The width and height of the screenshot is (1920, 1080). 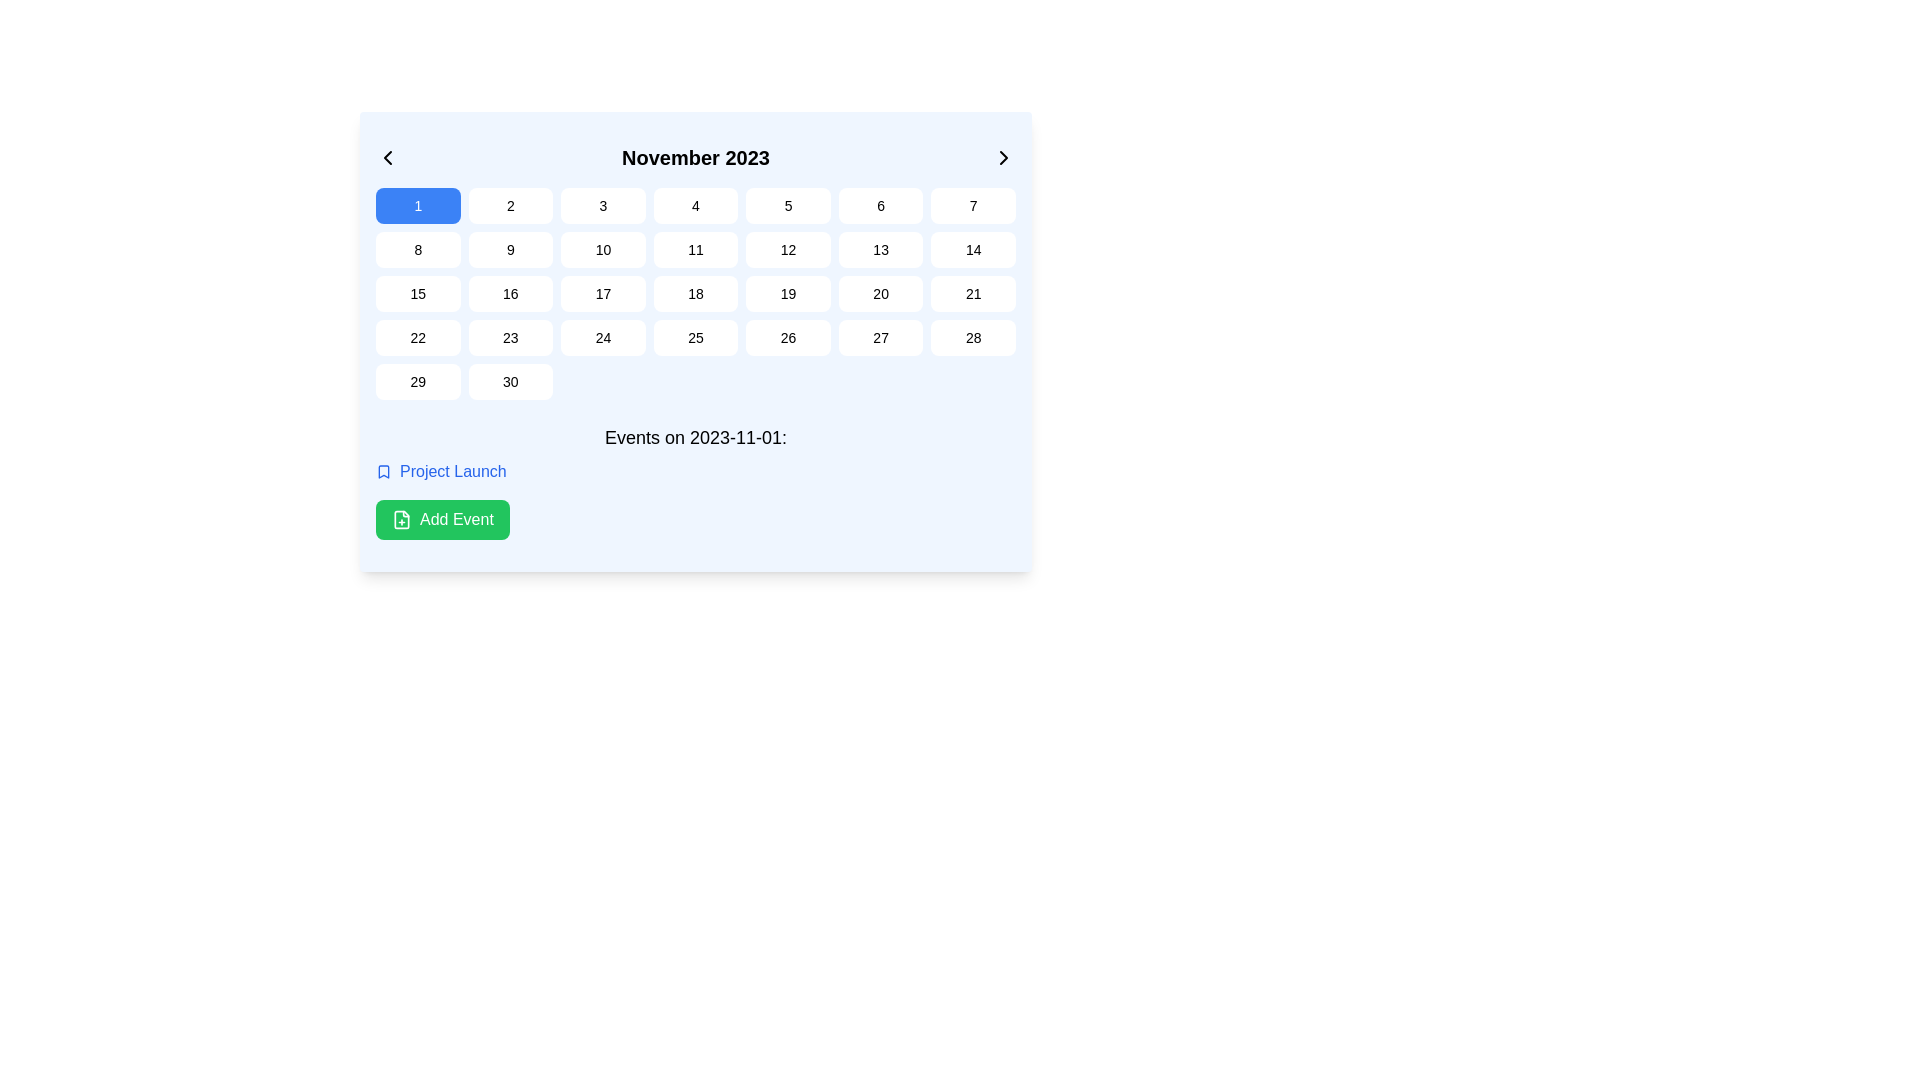 I want to click on the button displaying the number '19' with a white background and rounded corners, located in the fifth column of the third row of the calendar grid, so click(x=787, y=293).